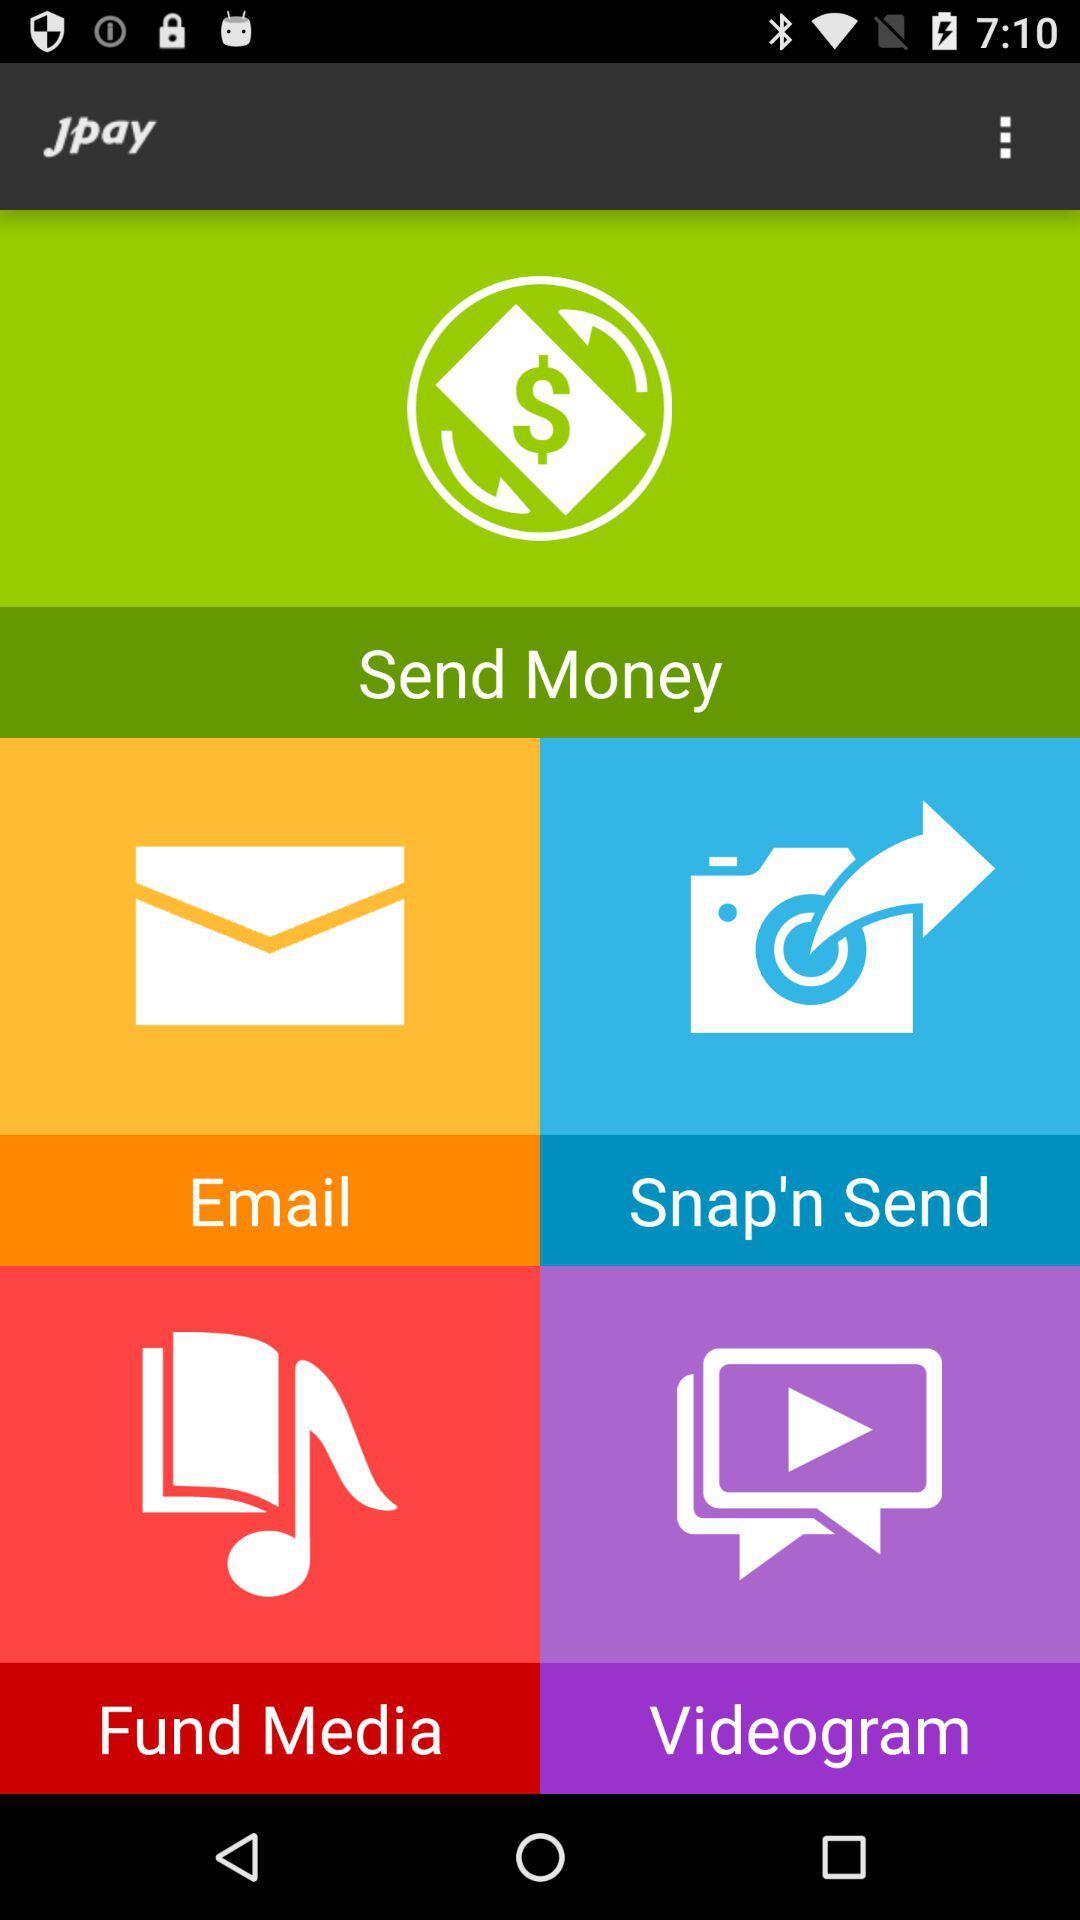 This screenshot has height=1920, width=1080. Describe the element at coordinates (810, 1529) in the screenshot. I see `videogram` at that location.